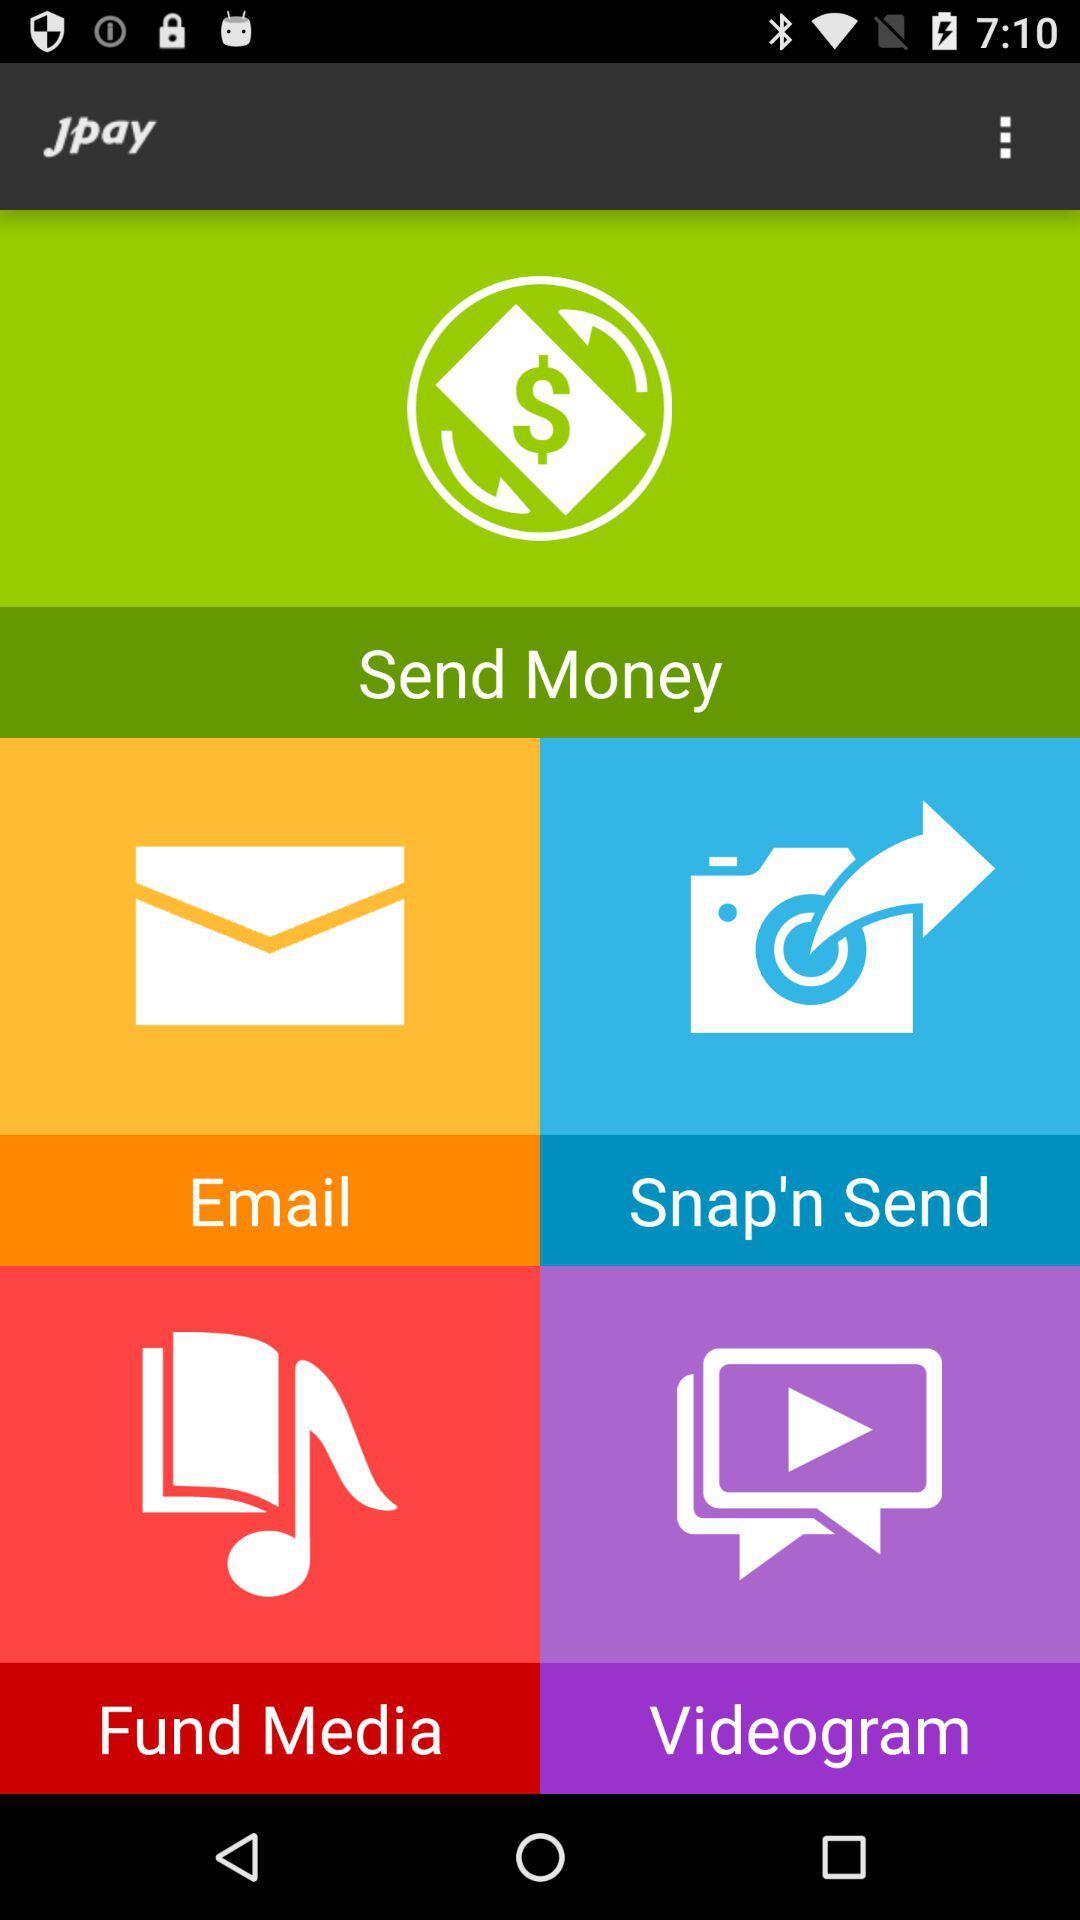 This screenshot has height=1920, width=1080. Describe the element at coordinates (810, 1529) in the screenshot. I see `videogram` at that location.